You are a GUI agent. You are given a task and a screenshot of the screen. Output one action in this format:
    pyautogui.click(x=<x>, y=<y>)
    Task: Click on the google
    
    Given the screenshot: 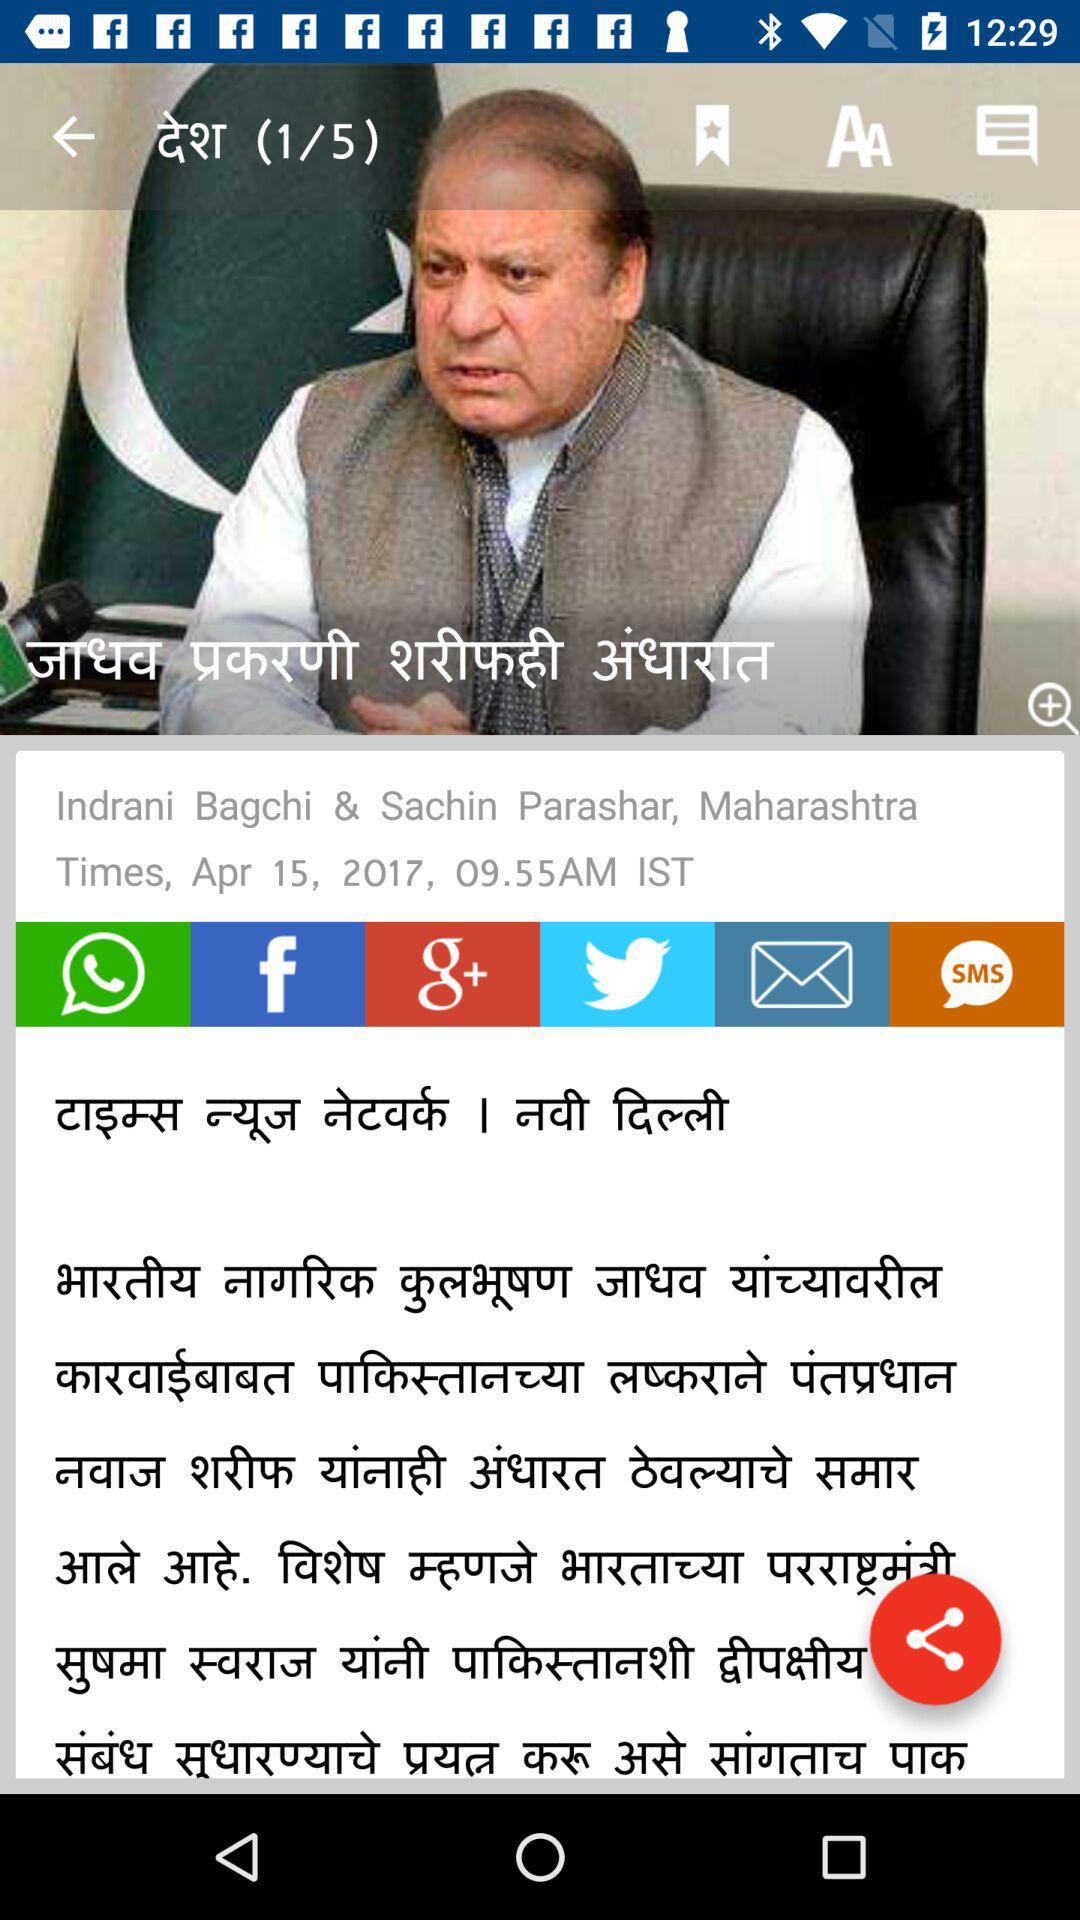 What is the action you would take?
    pyautogui.click(x=452, y=974)
    